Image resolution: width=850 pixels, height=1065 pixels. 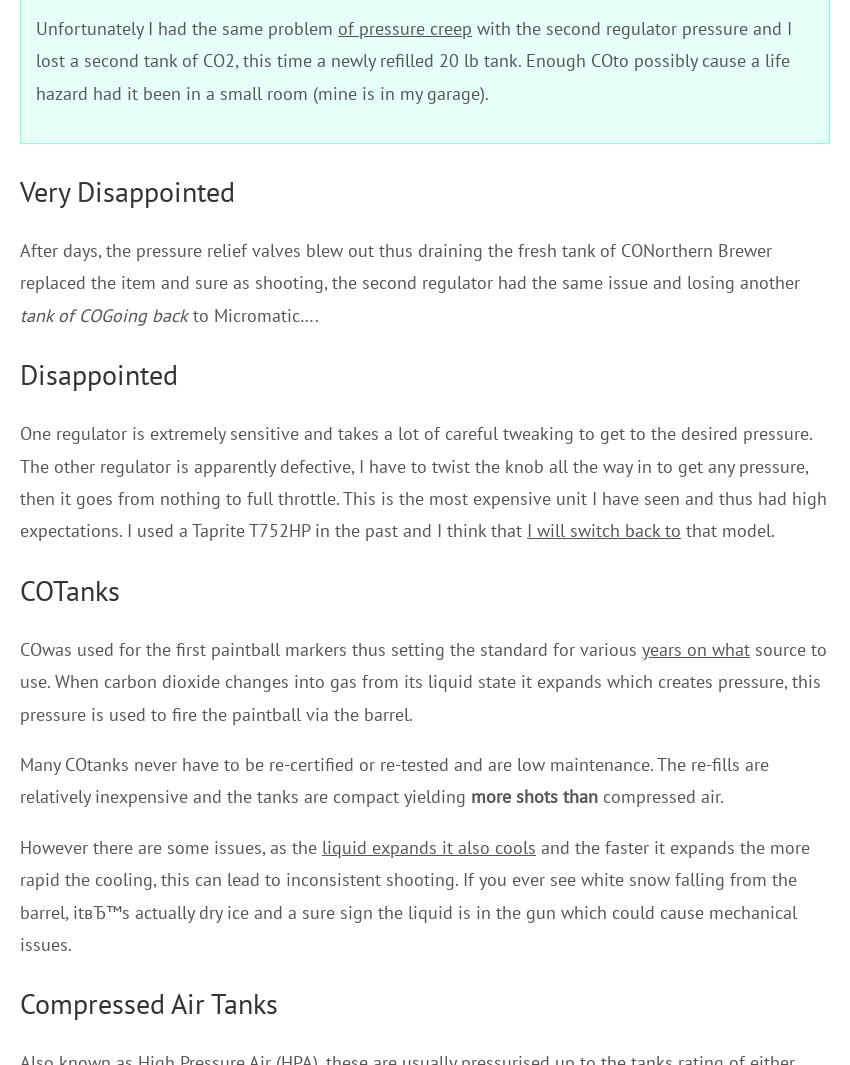 I want to click on 'that model.', so click(x=728, y=529).